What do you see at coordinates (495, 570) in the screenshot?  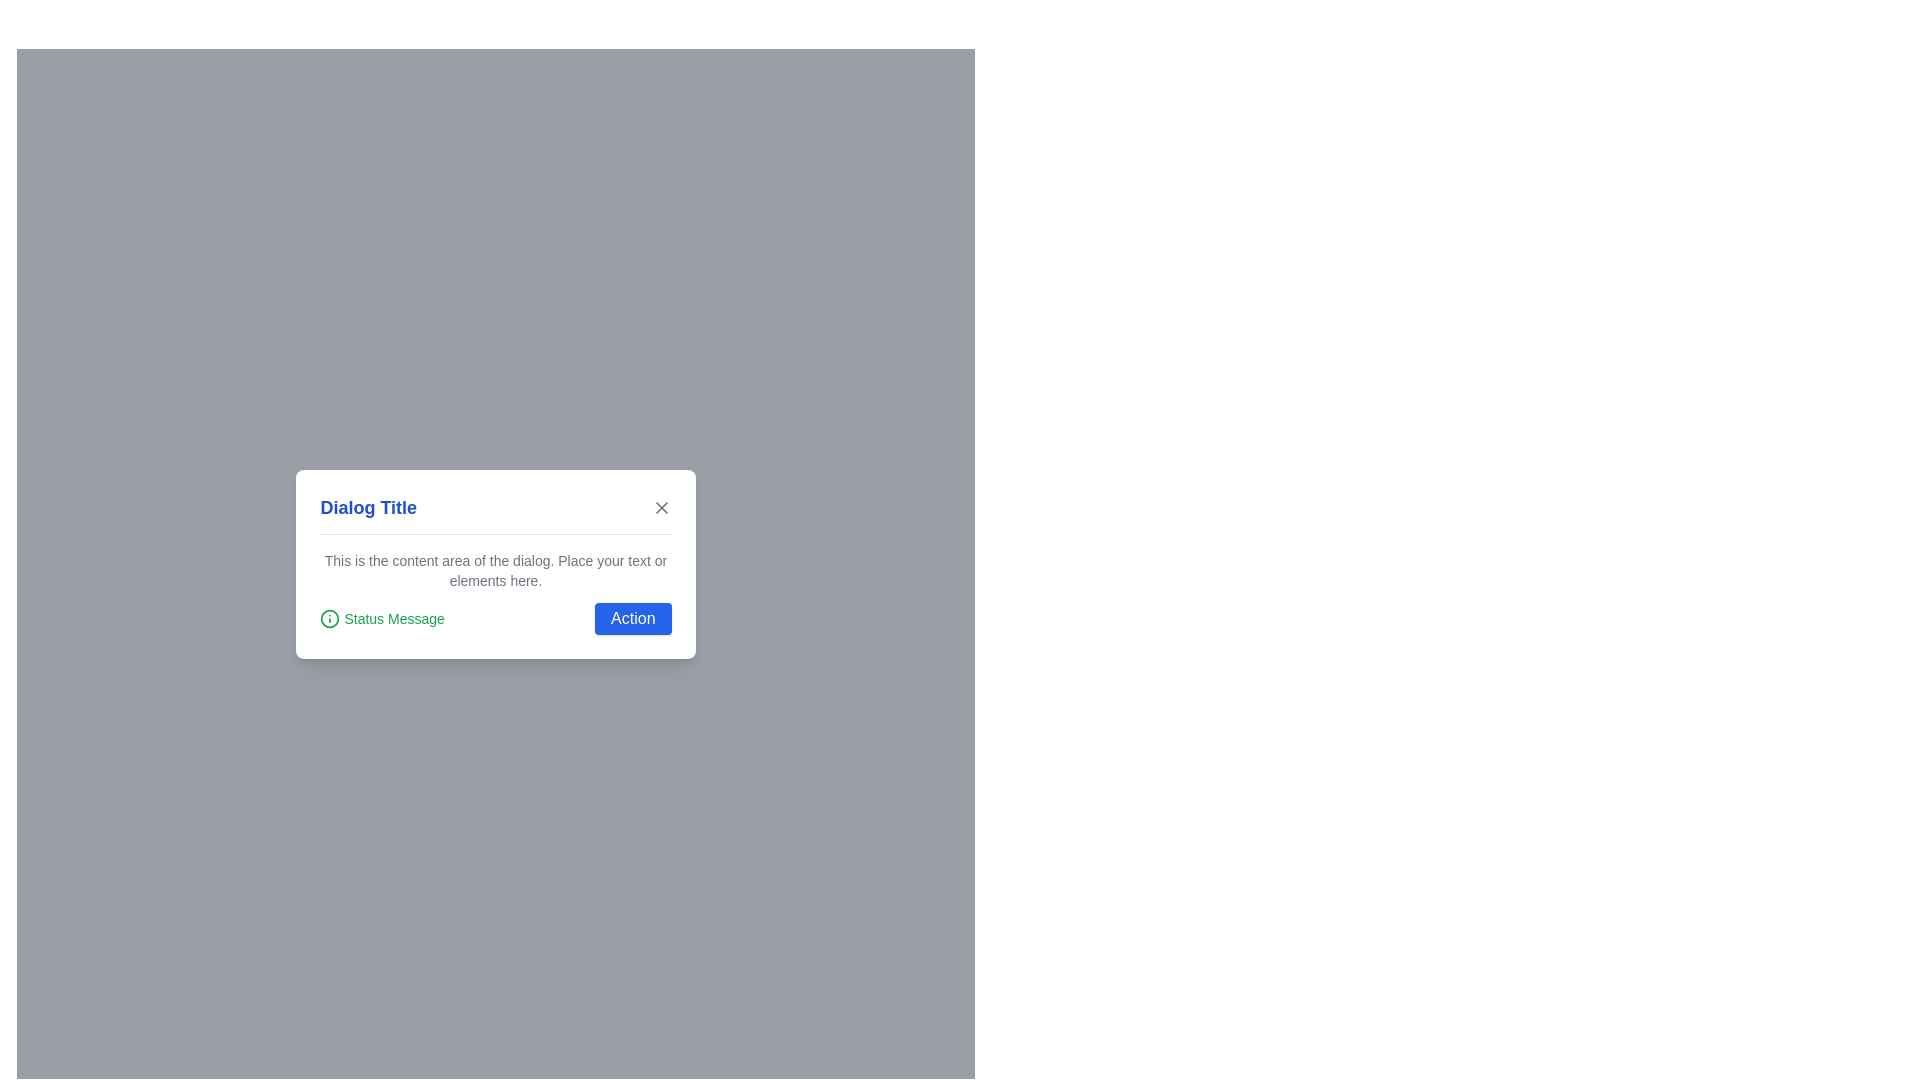 I see `the informational text block that provides details or instructions within the dialog, positioned at the center of the dialog box above the 'Status Message' and 'Action' components` at bounding box center [495, 570].